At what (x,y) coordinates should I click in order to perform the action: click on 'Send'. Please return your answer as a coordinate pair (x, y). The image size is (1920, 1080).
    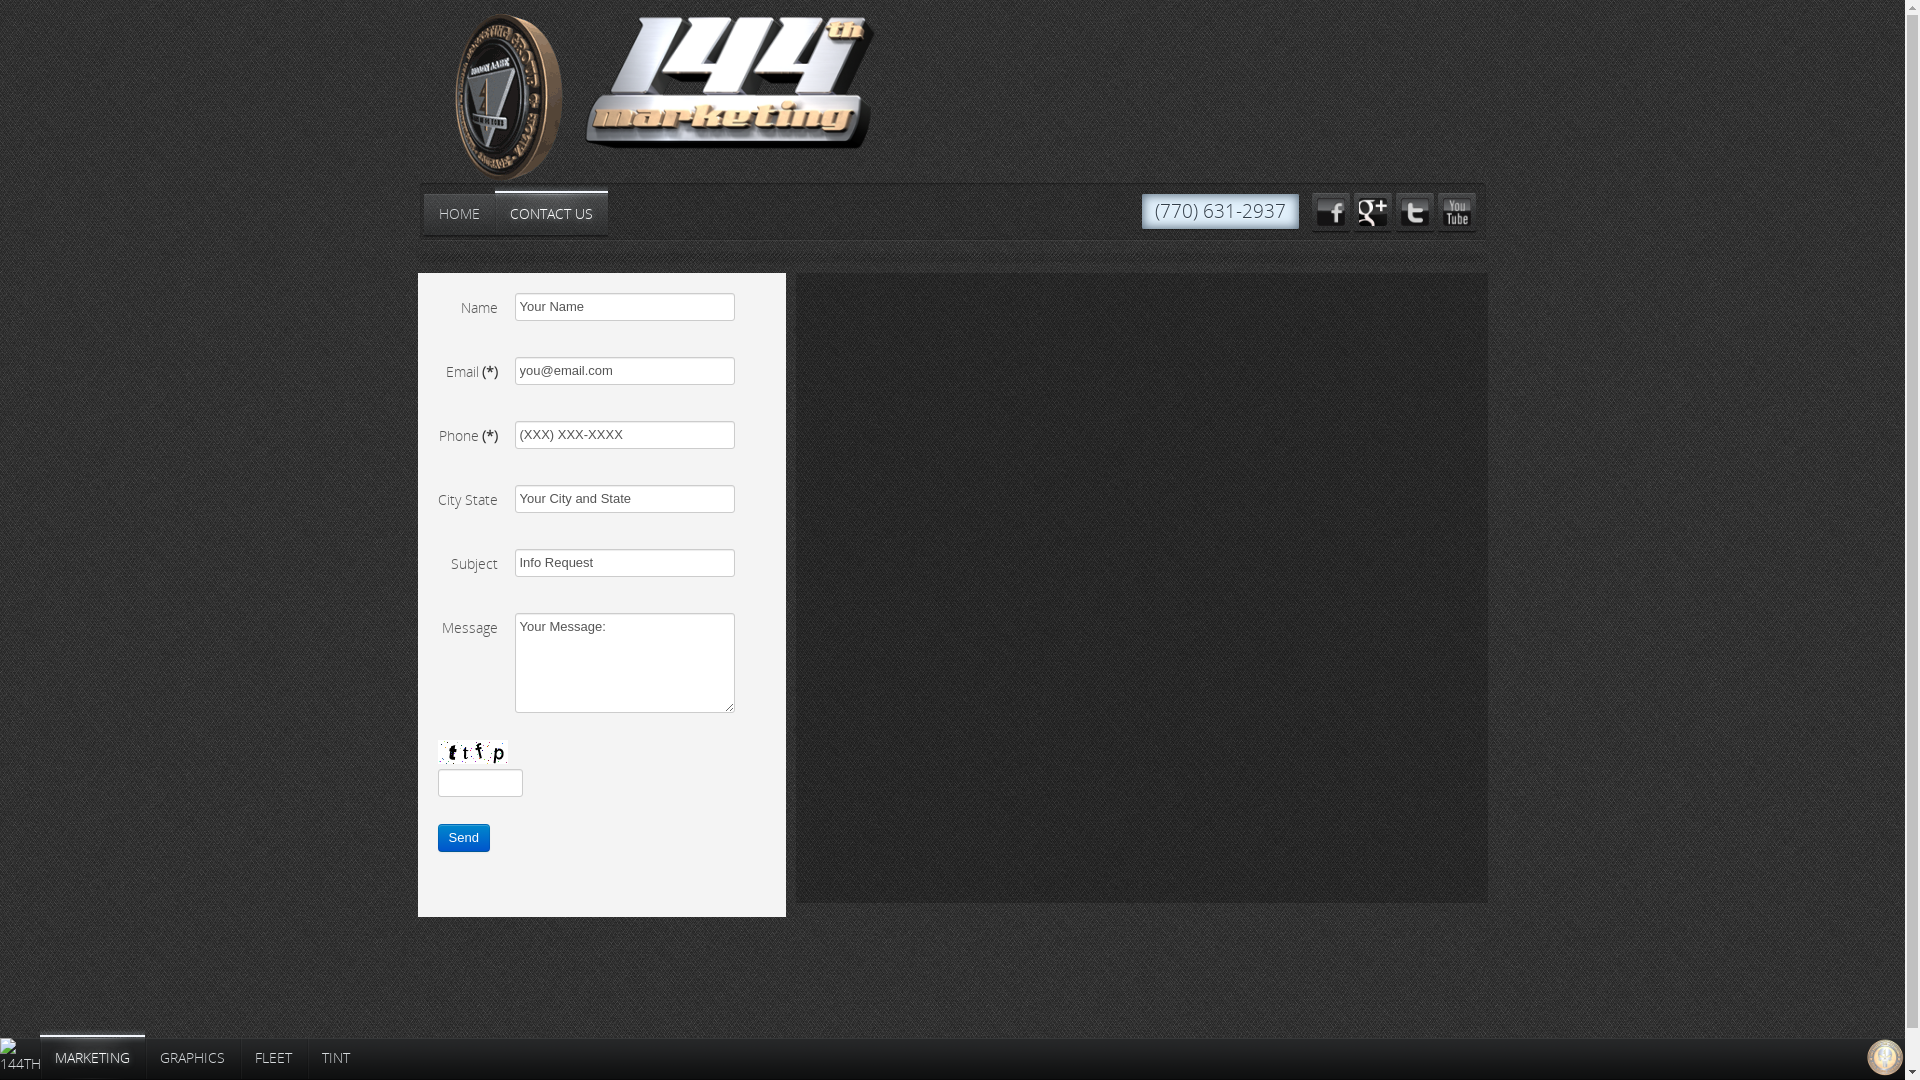
    Looking at the image, I should click on (436, 837).